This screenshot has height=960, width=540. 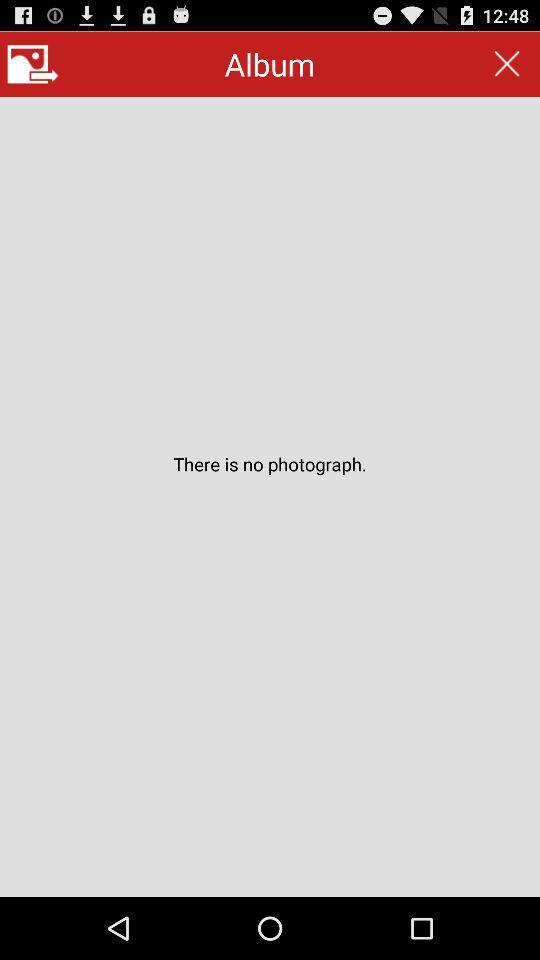 I want to click on the item next to the album app, so click(x=507, y=64).